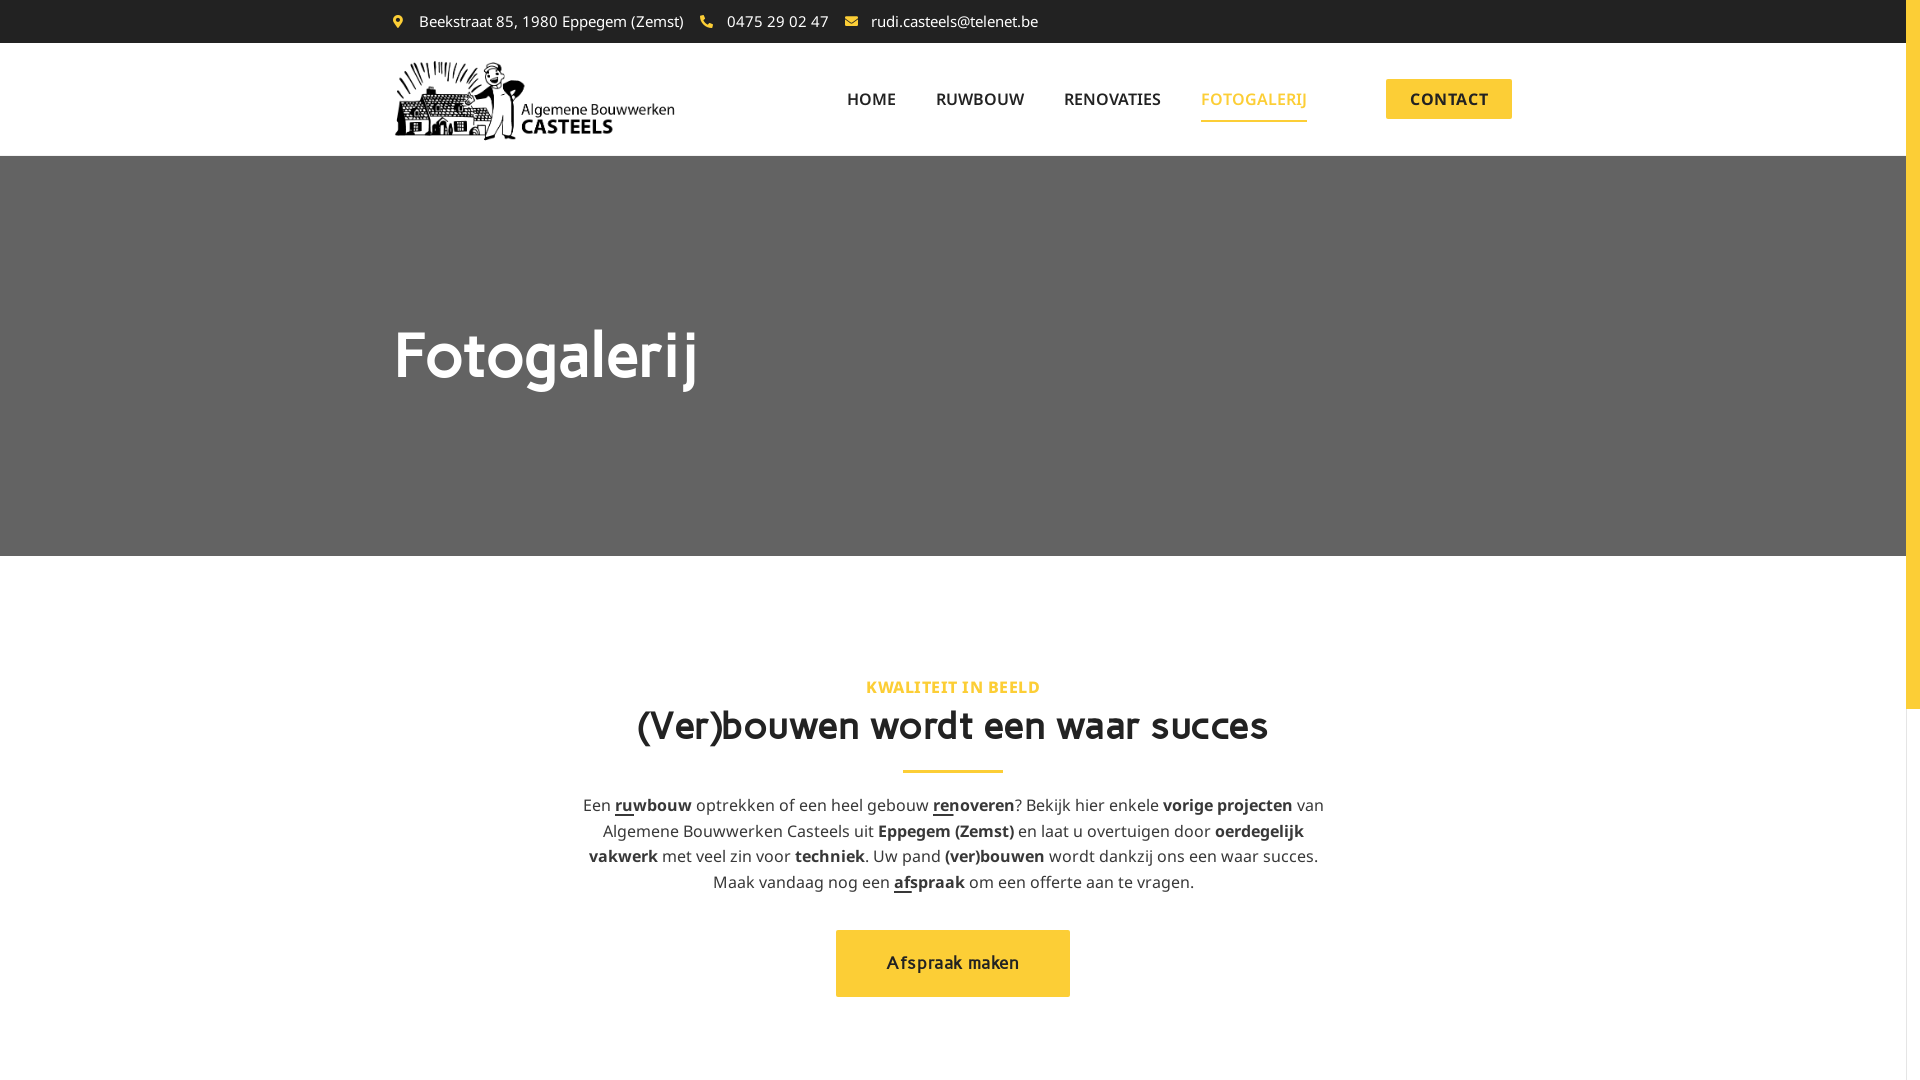 The width and height of the screenshot is (1920, 1080). Describe the element at coordinates (928, 881) in the screenshot. I see `'afspraak'` at that location.